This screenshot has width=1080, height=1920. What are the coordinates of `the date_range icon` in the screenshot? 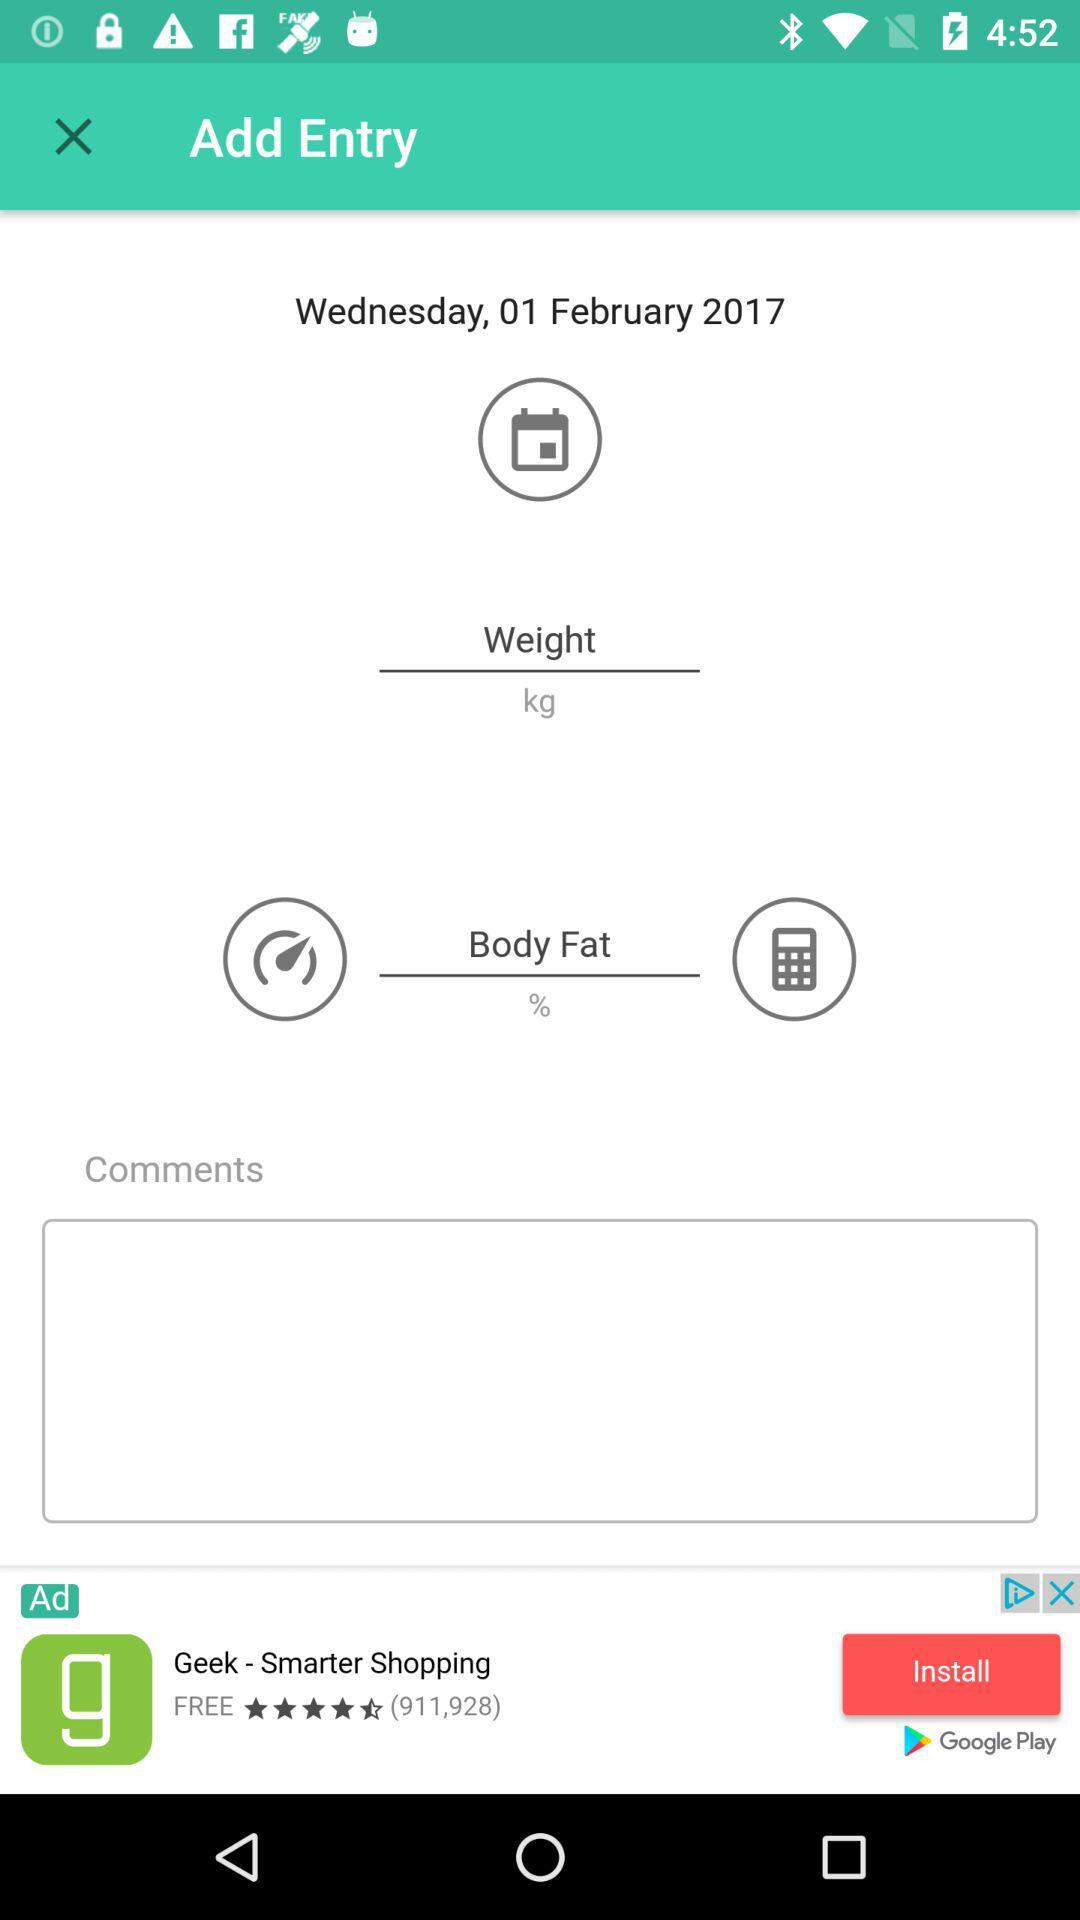 It's located at (540, 438).